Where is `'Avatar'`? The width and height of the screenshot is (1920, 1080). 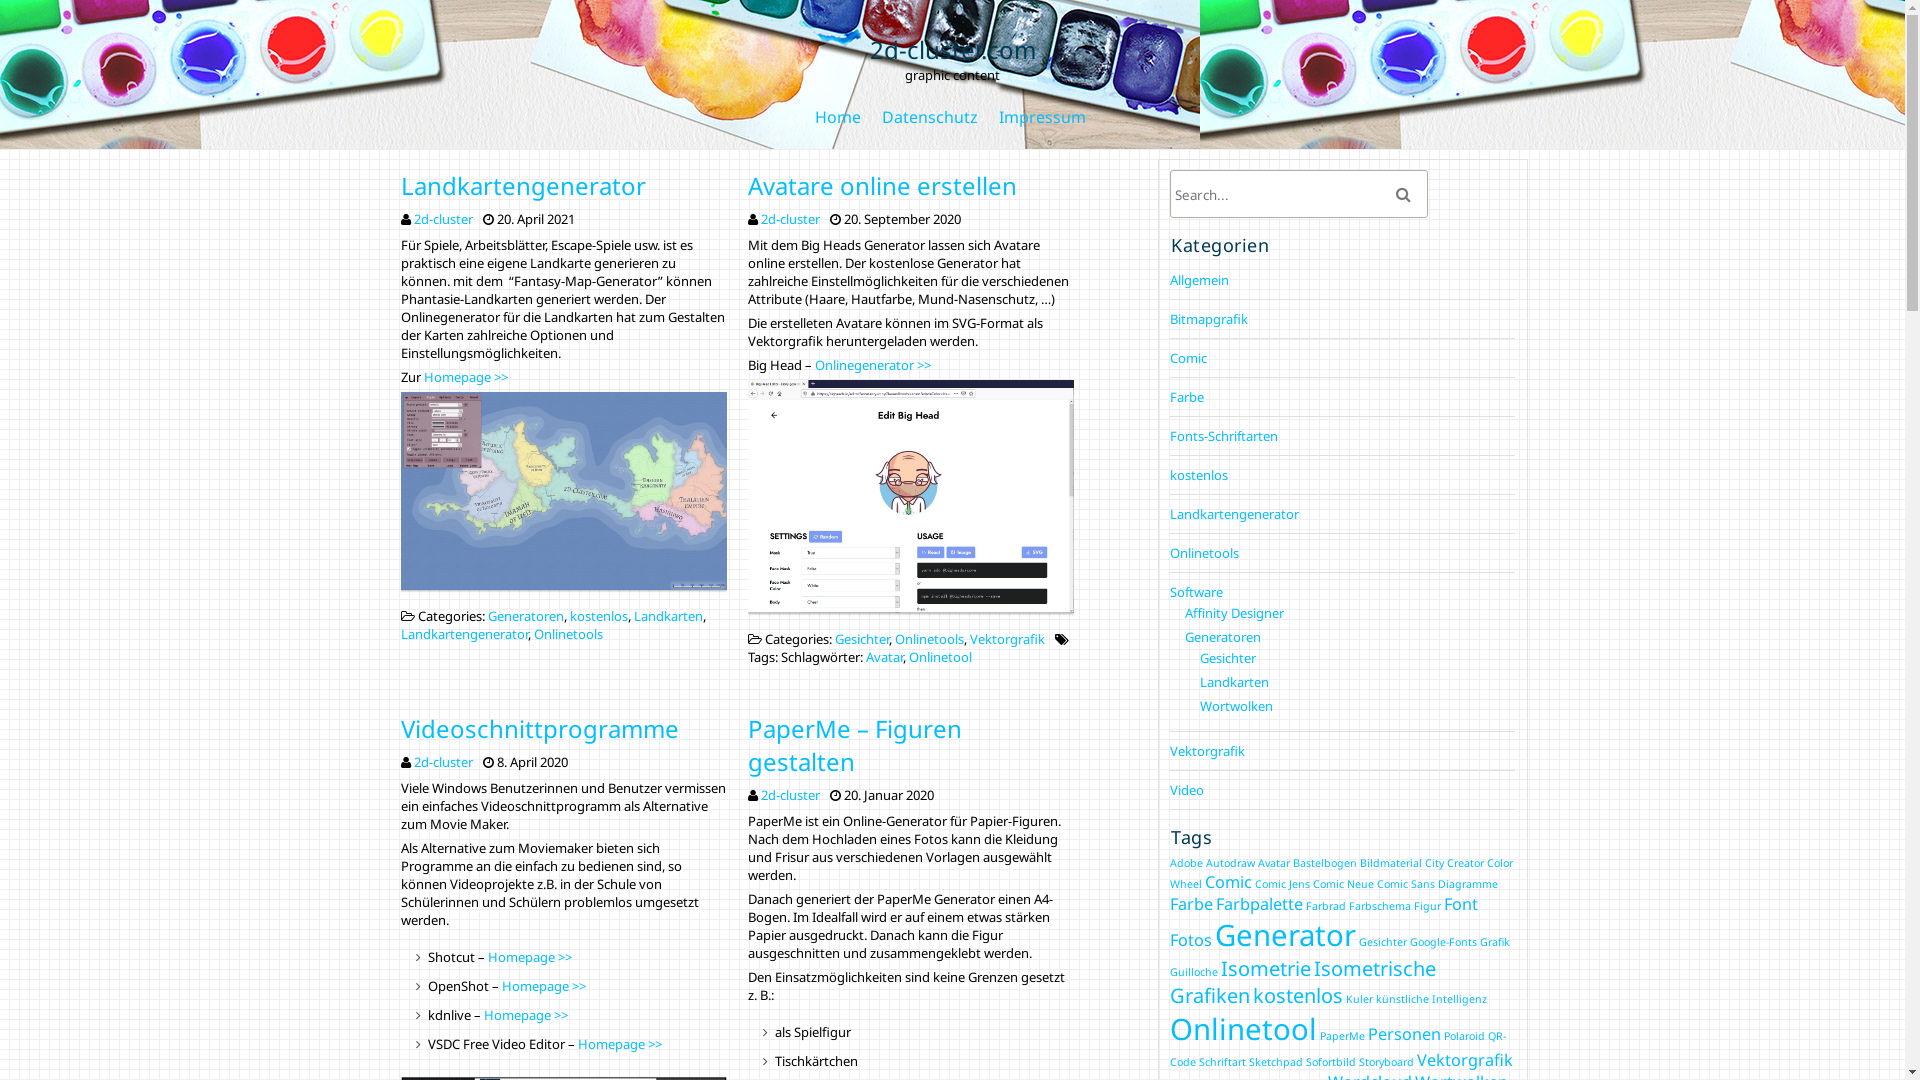 'Avatar' is located at coordinates (865, 656).